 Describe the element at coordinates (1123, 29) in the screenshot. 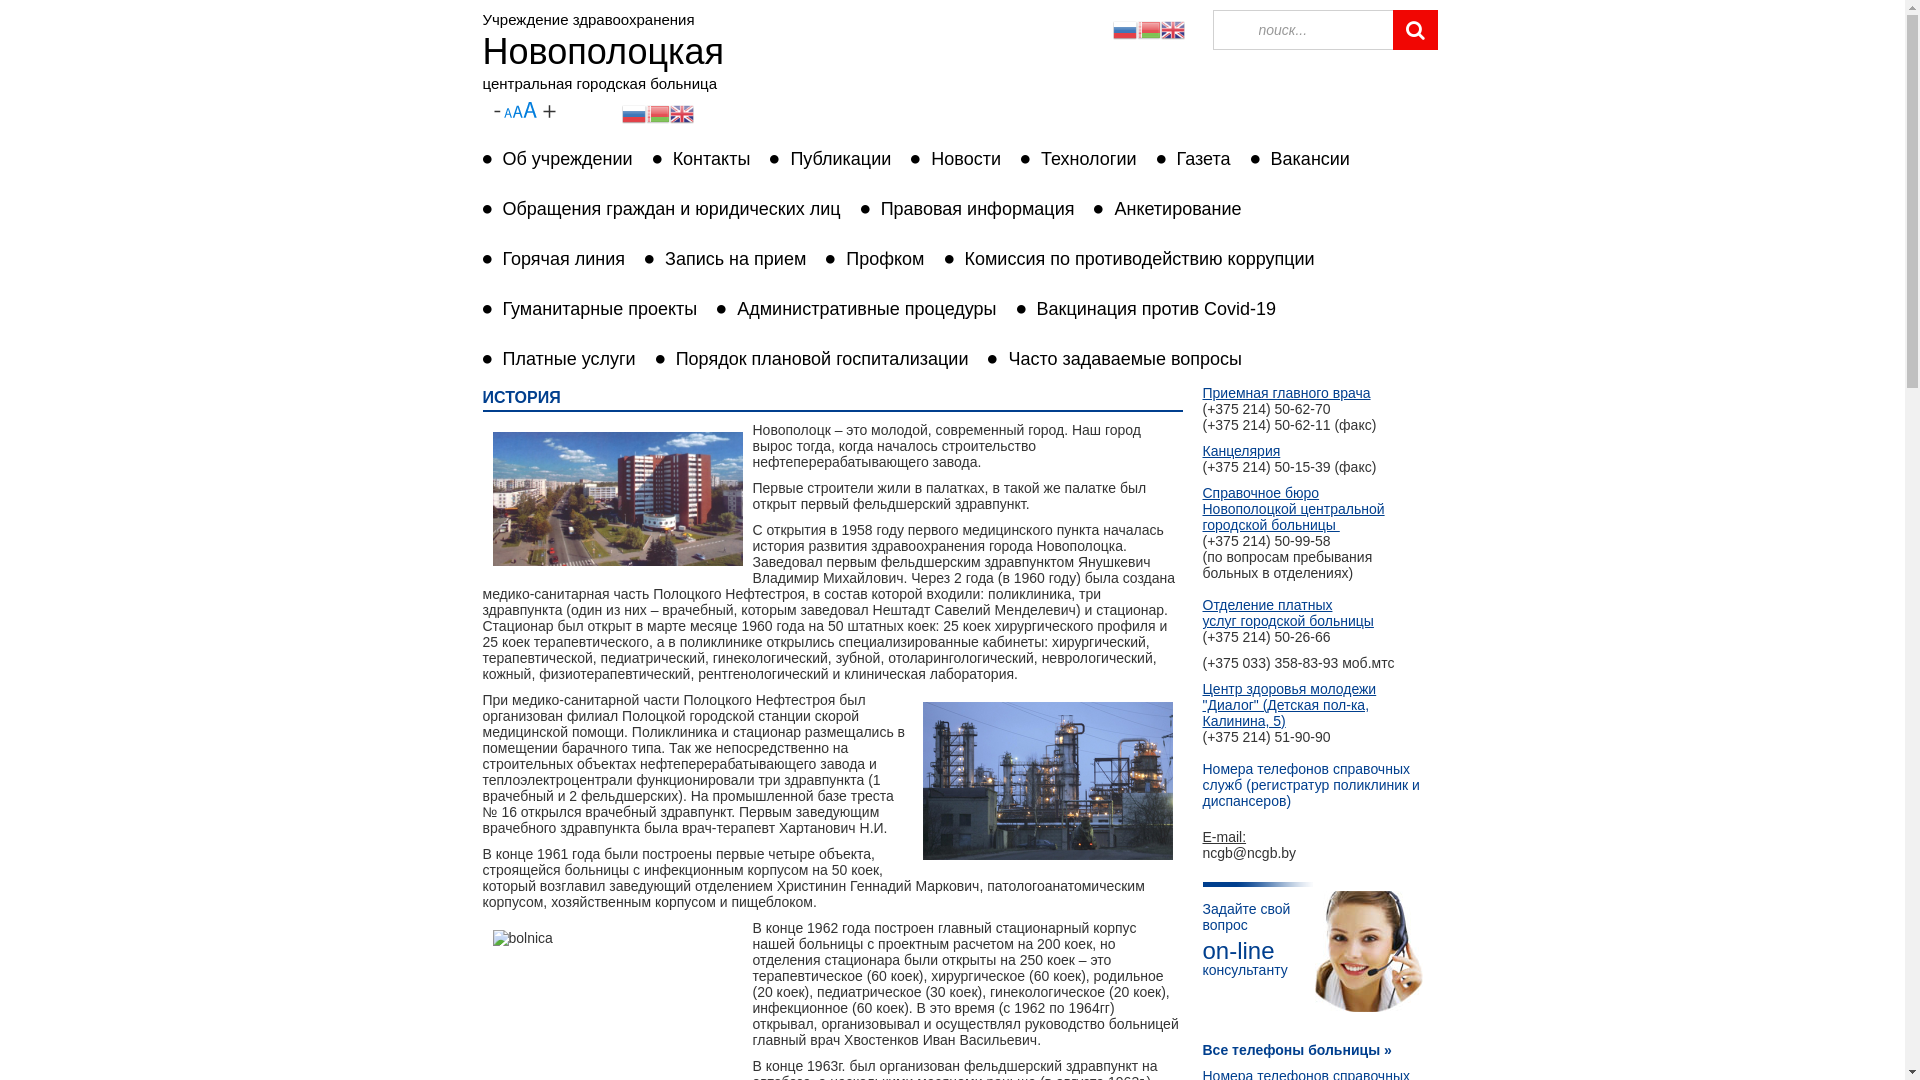

I see `'Russian'` at that location.